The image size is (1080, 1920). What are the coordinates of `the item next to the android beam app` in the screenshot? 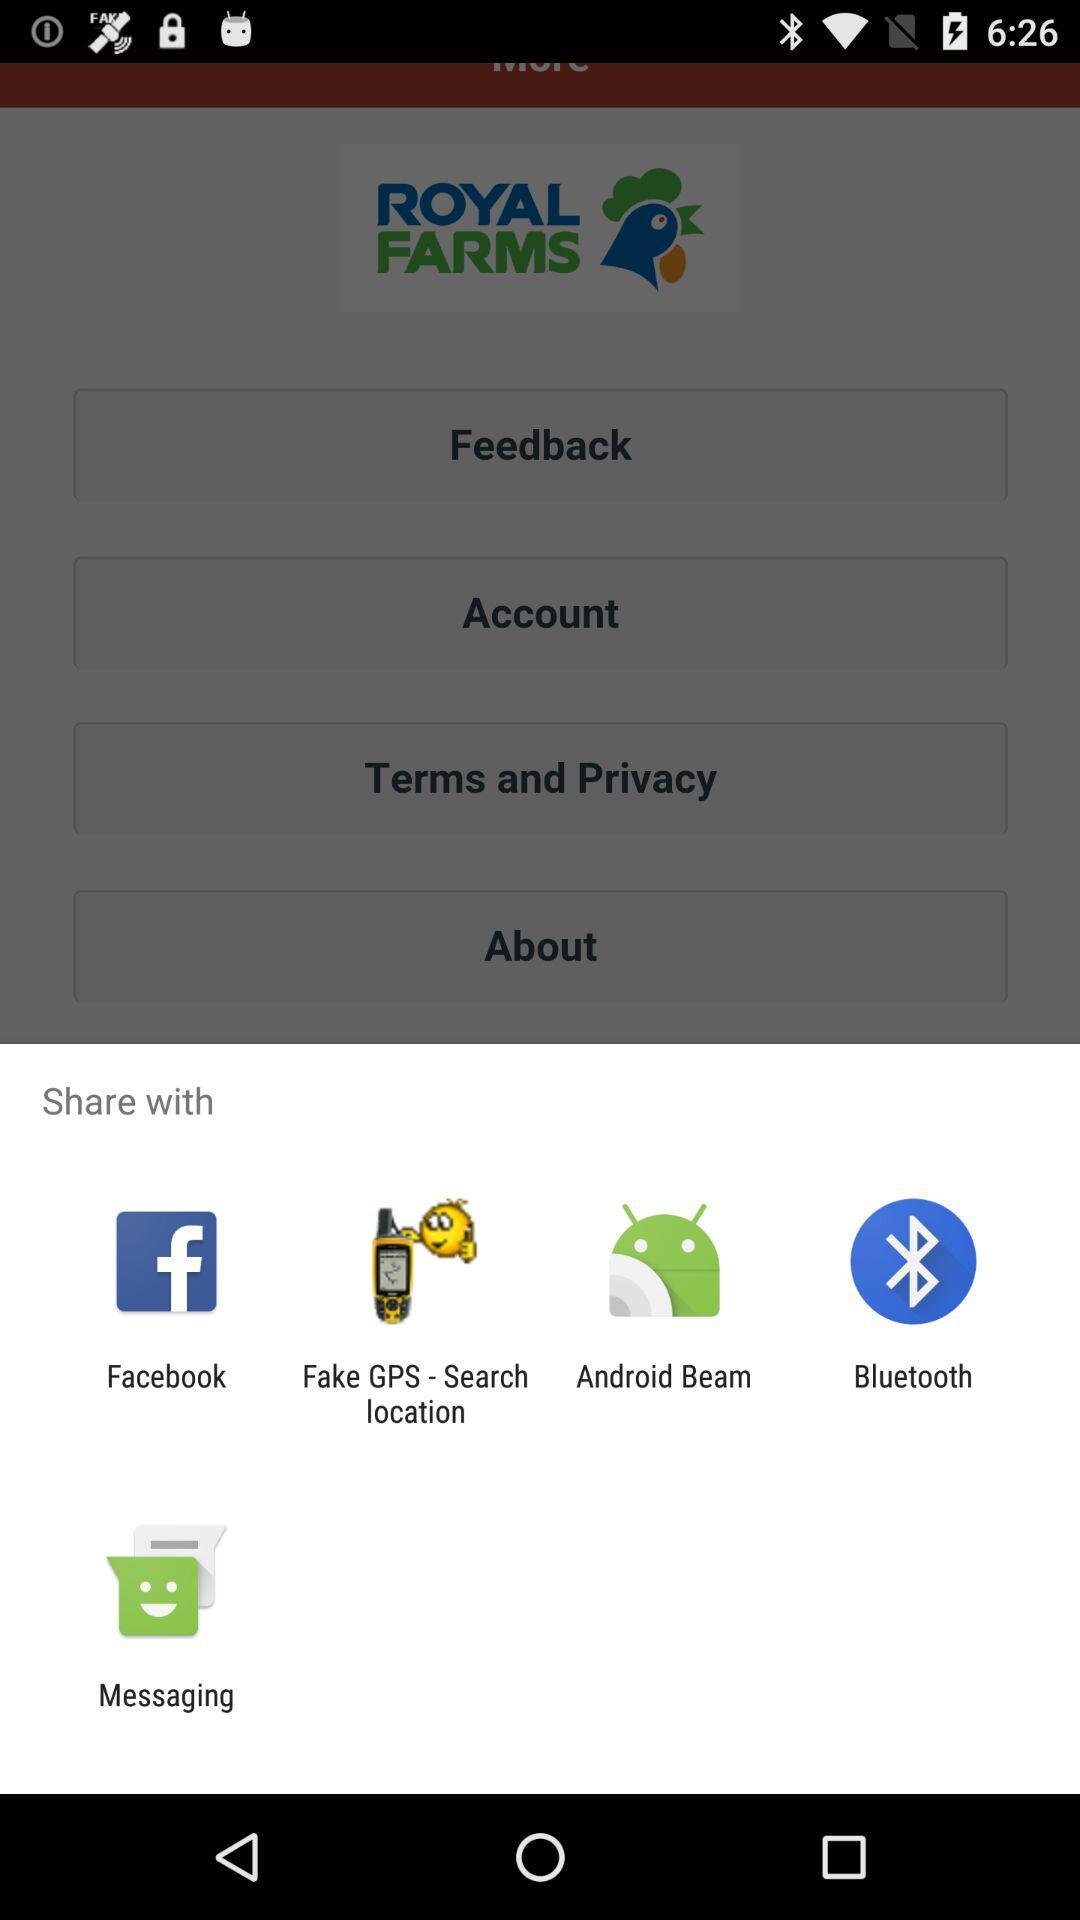 It's located at (414, 1392).